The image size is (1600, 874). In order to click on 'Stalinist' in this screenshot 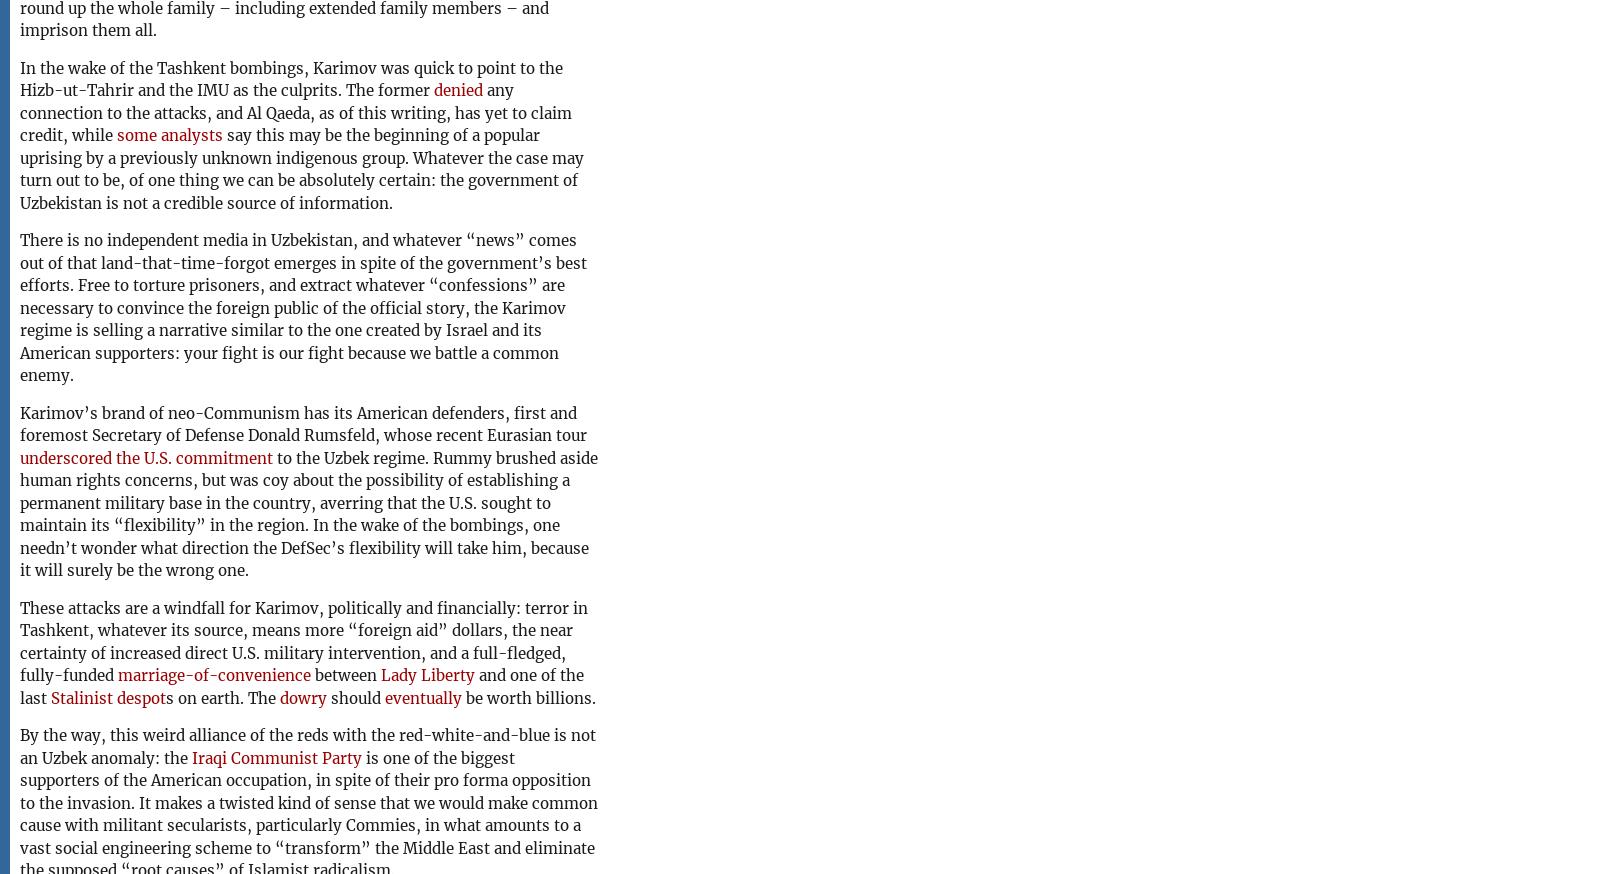, I will do `click(80, 697)`.